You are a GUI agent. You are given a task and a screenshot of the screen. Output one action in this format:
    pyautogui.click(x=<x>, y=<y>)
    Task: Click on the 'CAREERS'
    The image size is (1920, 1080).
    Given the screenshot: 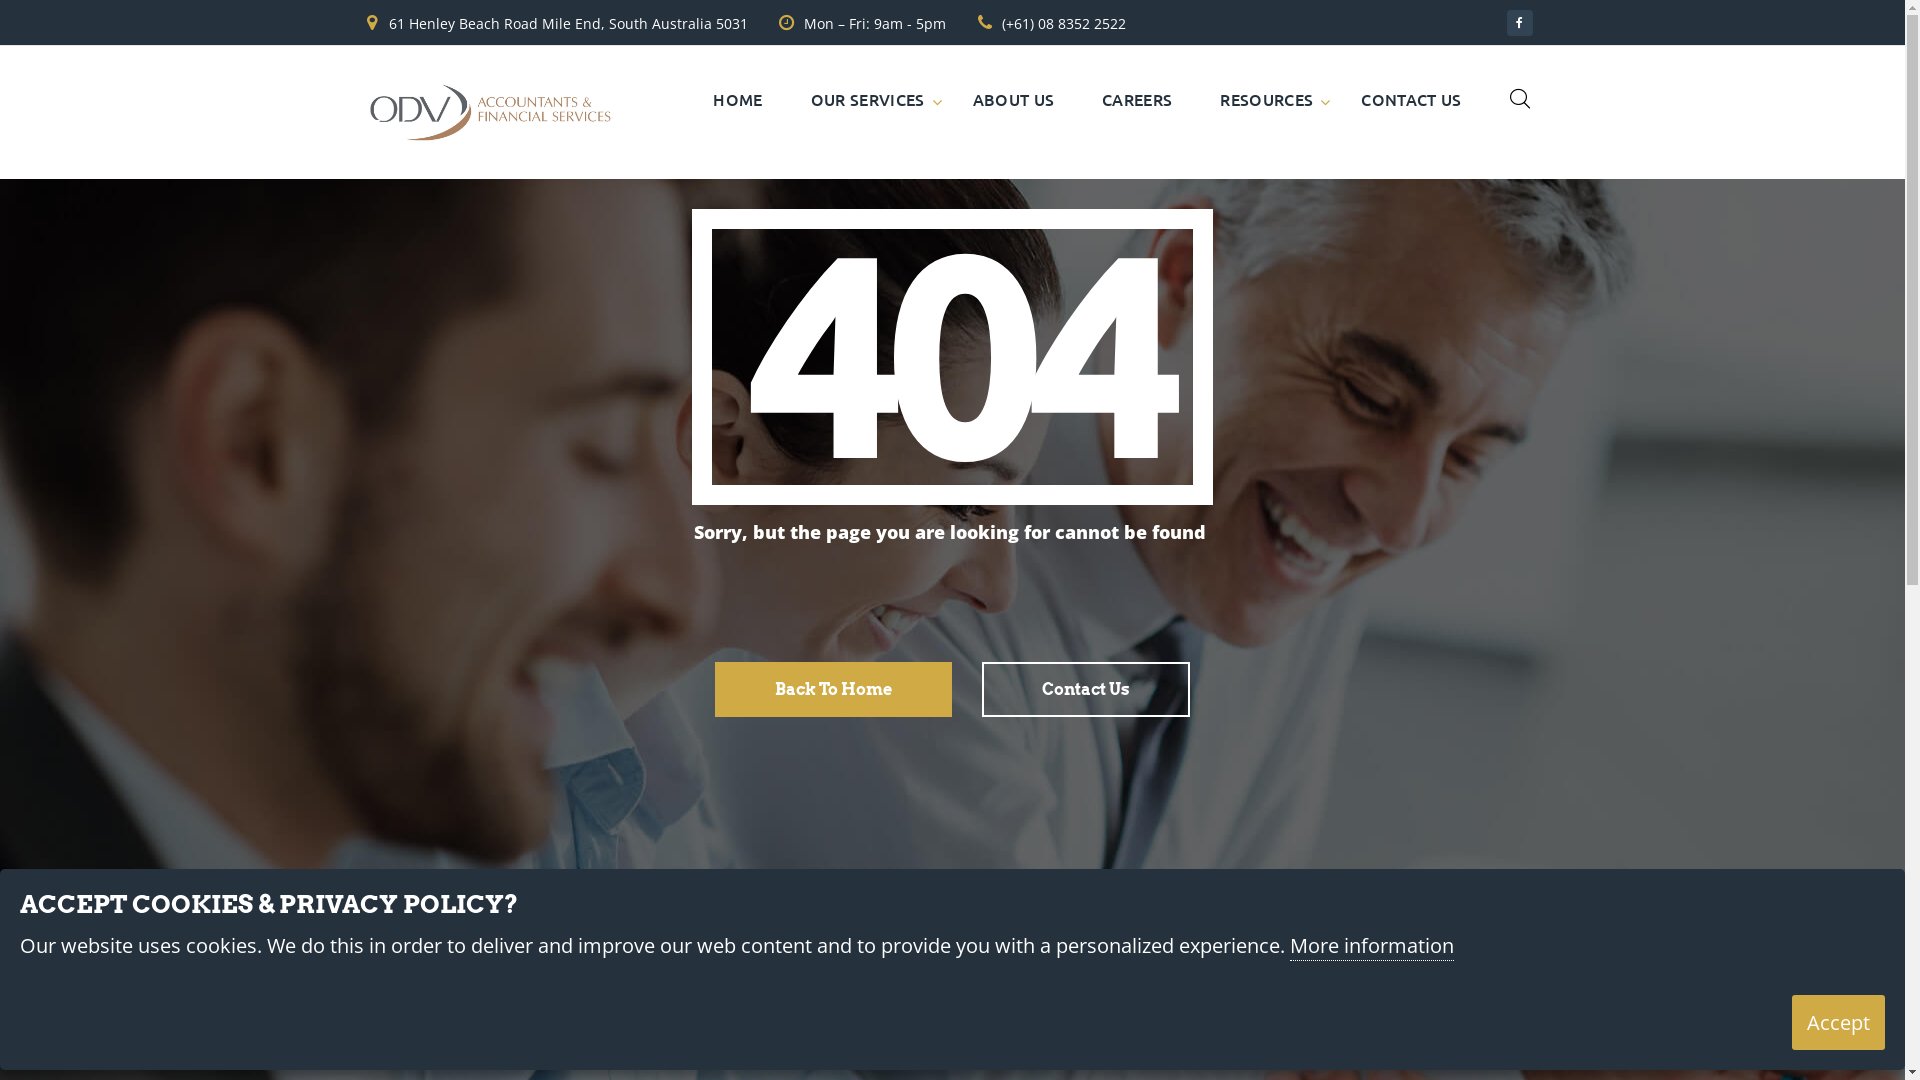 What is the action you would take?
    pyautogui.click(x=1101, y=99)
    